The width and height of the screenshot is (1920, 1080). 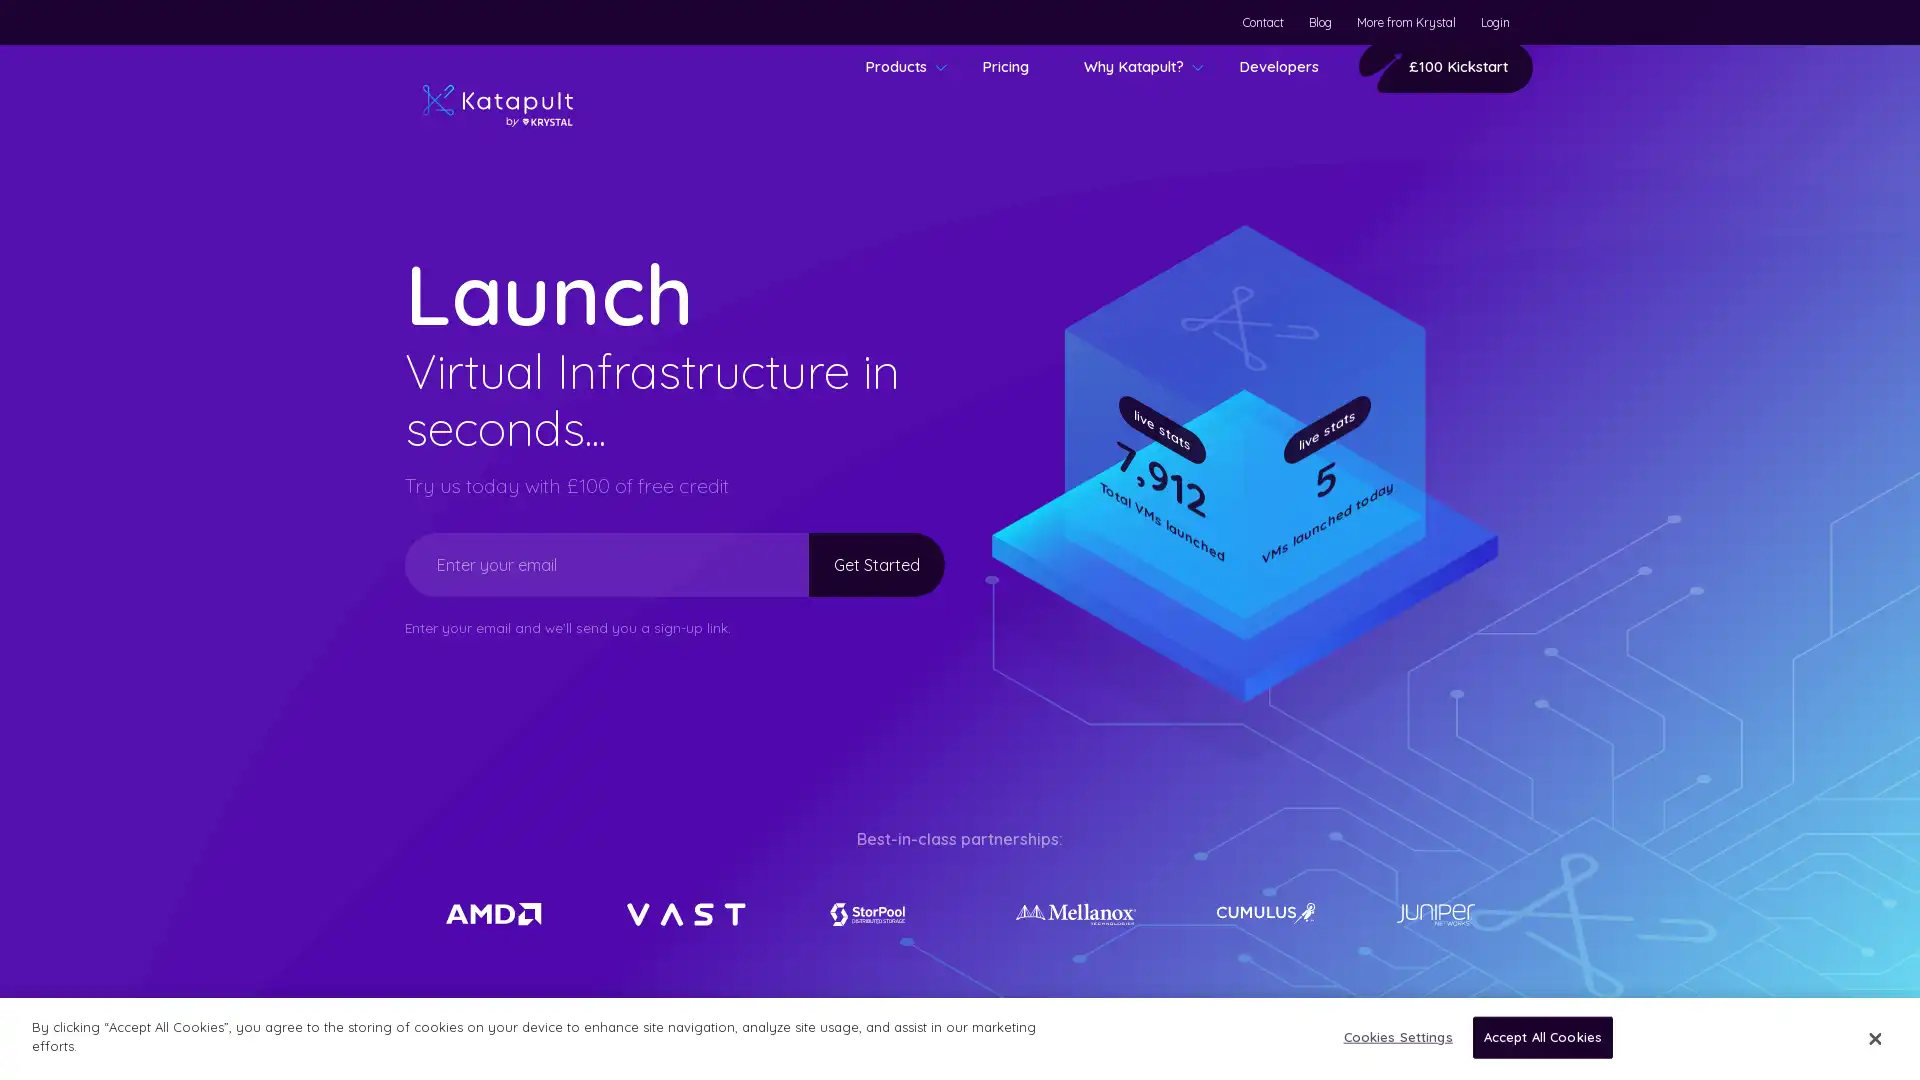 I want to click on Accept All Cookies, so click(x=1541, y=1036).